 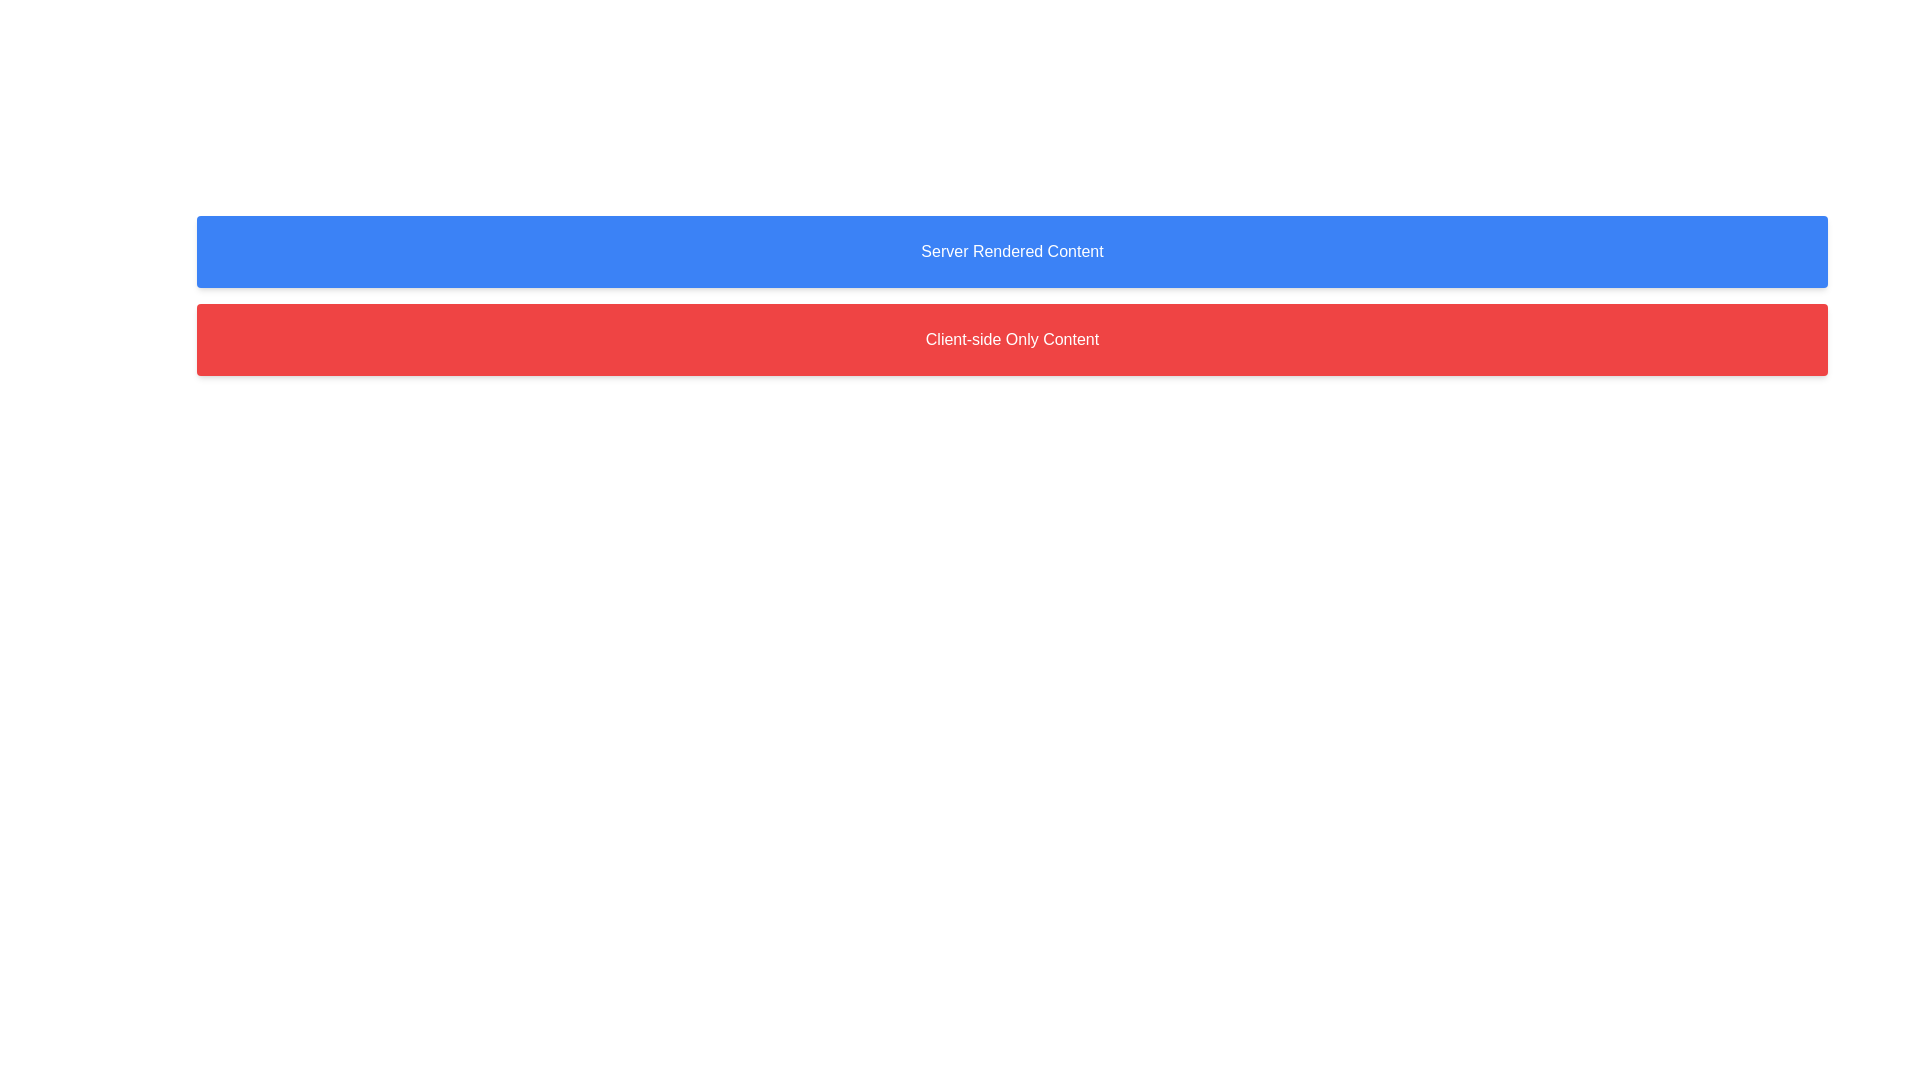 What do you see at coordinates (1012, 338) in the screenshot?
I see `the static text-containing block that displays client-side rendered information, located below the 'Server Rendered Content' block` at bounding box center [1012, 338].